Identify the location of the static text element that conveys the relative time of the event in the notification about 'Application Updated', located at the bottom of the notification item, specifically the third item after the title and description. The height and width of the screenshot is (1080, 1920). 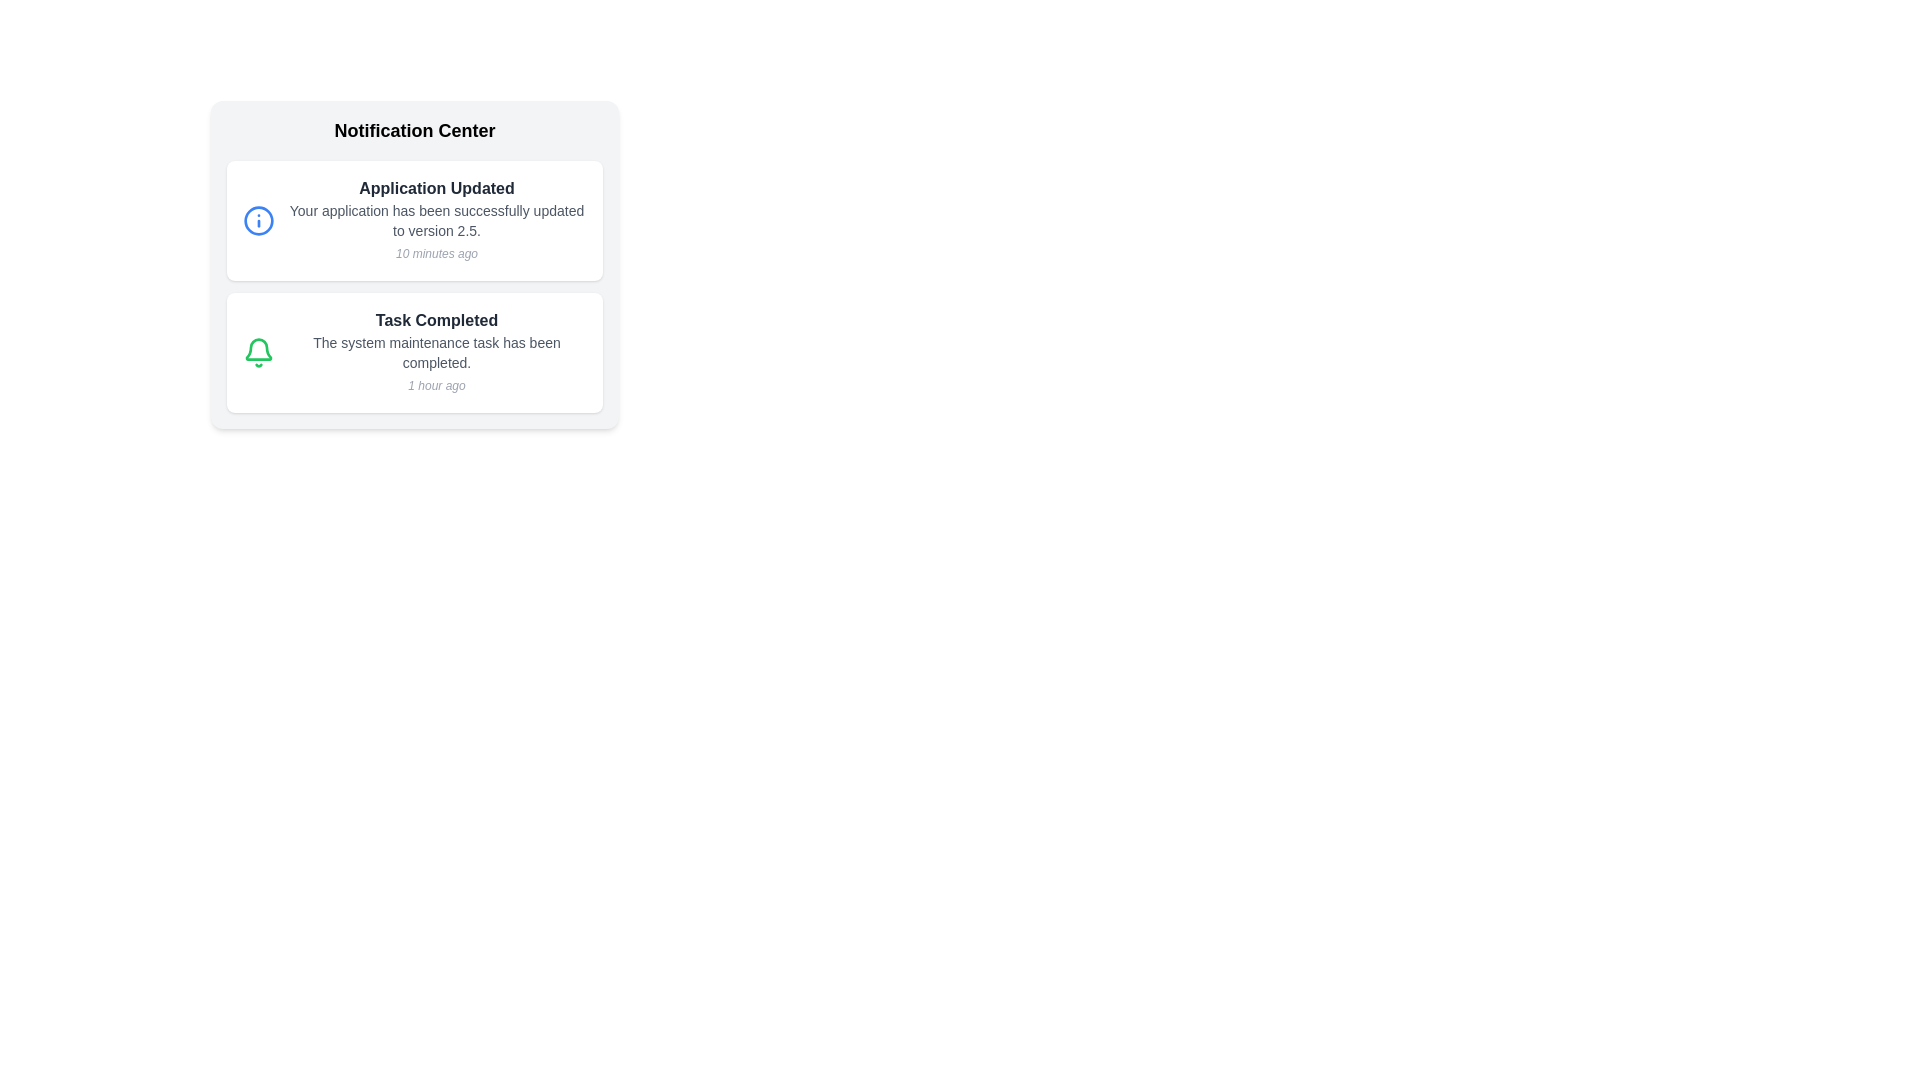
(435, 253).